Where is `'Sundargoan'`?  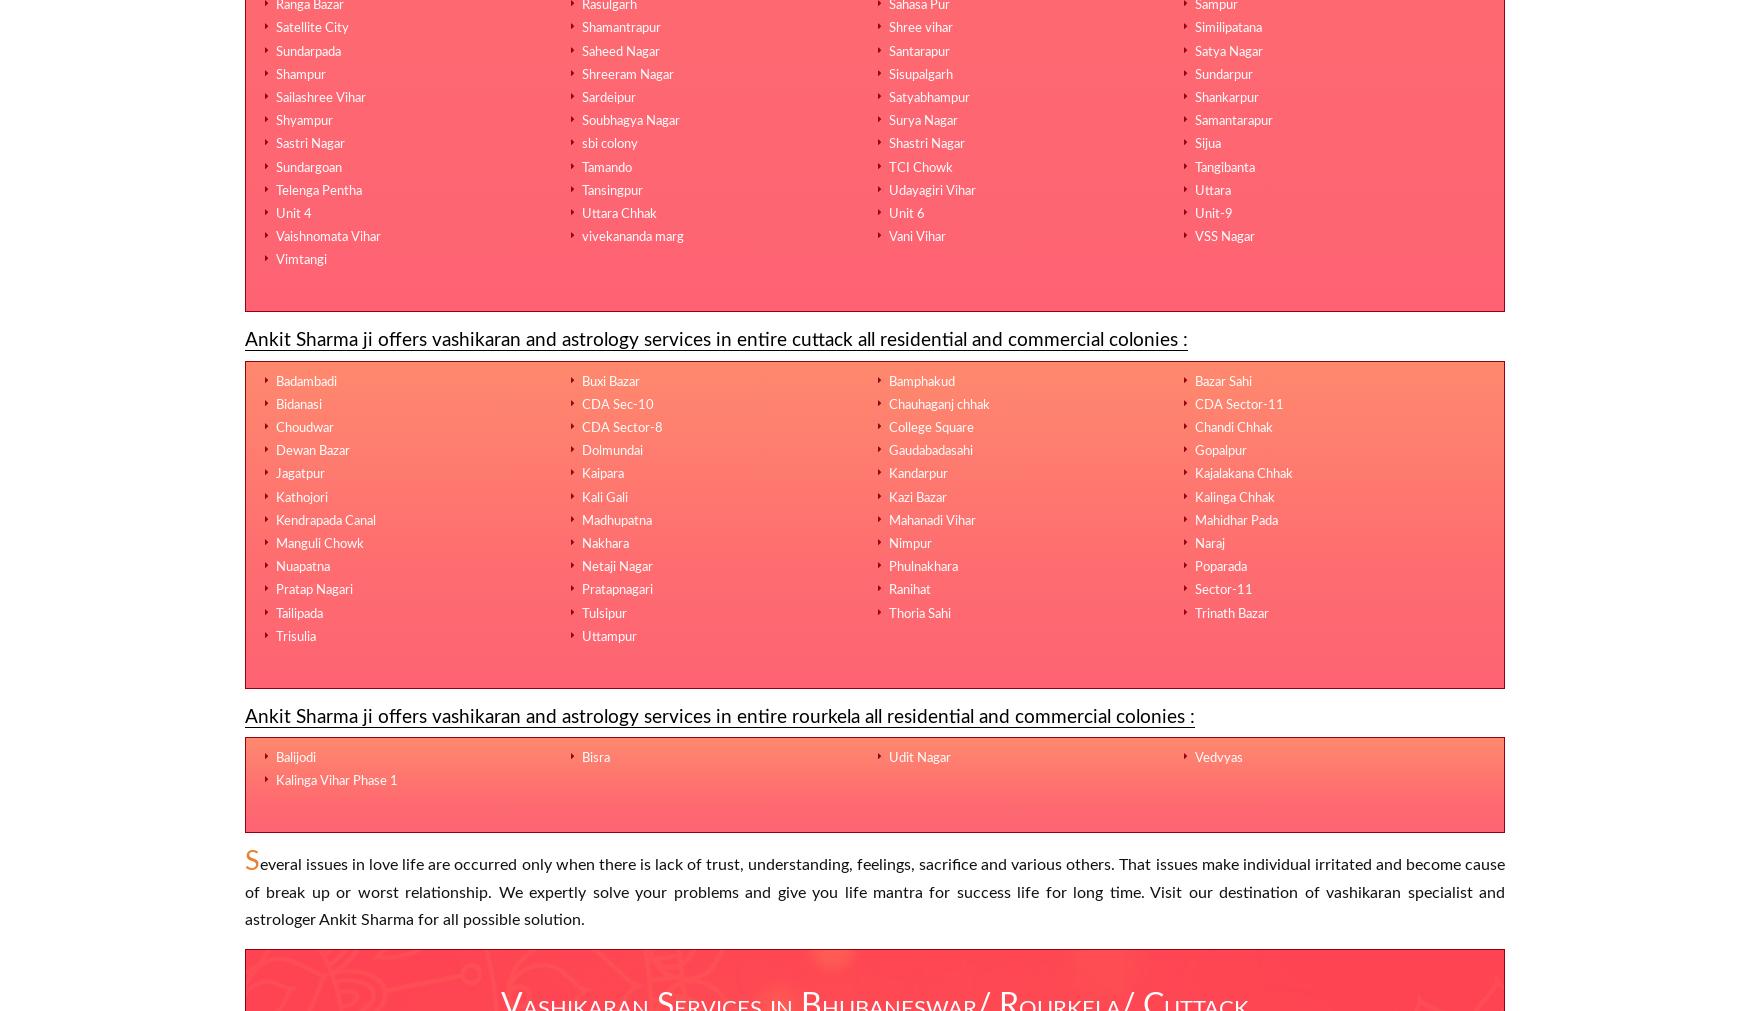 'Sundargoan' is located at coordinates (274, 166).